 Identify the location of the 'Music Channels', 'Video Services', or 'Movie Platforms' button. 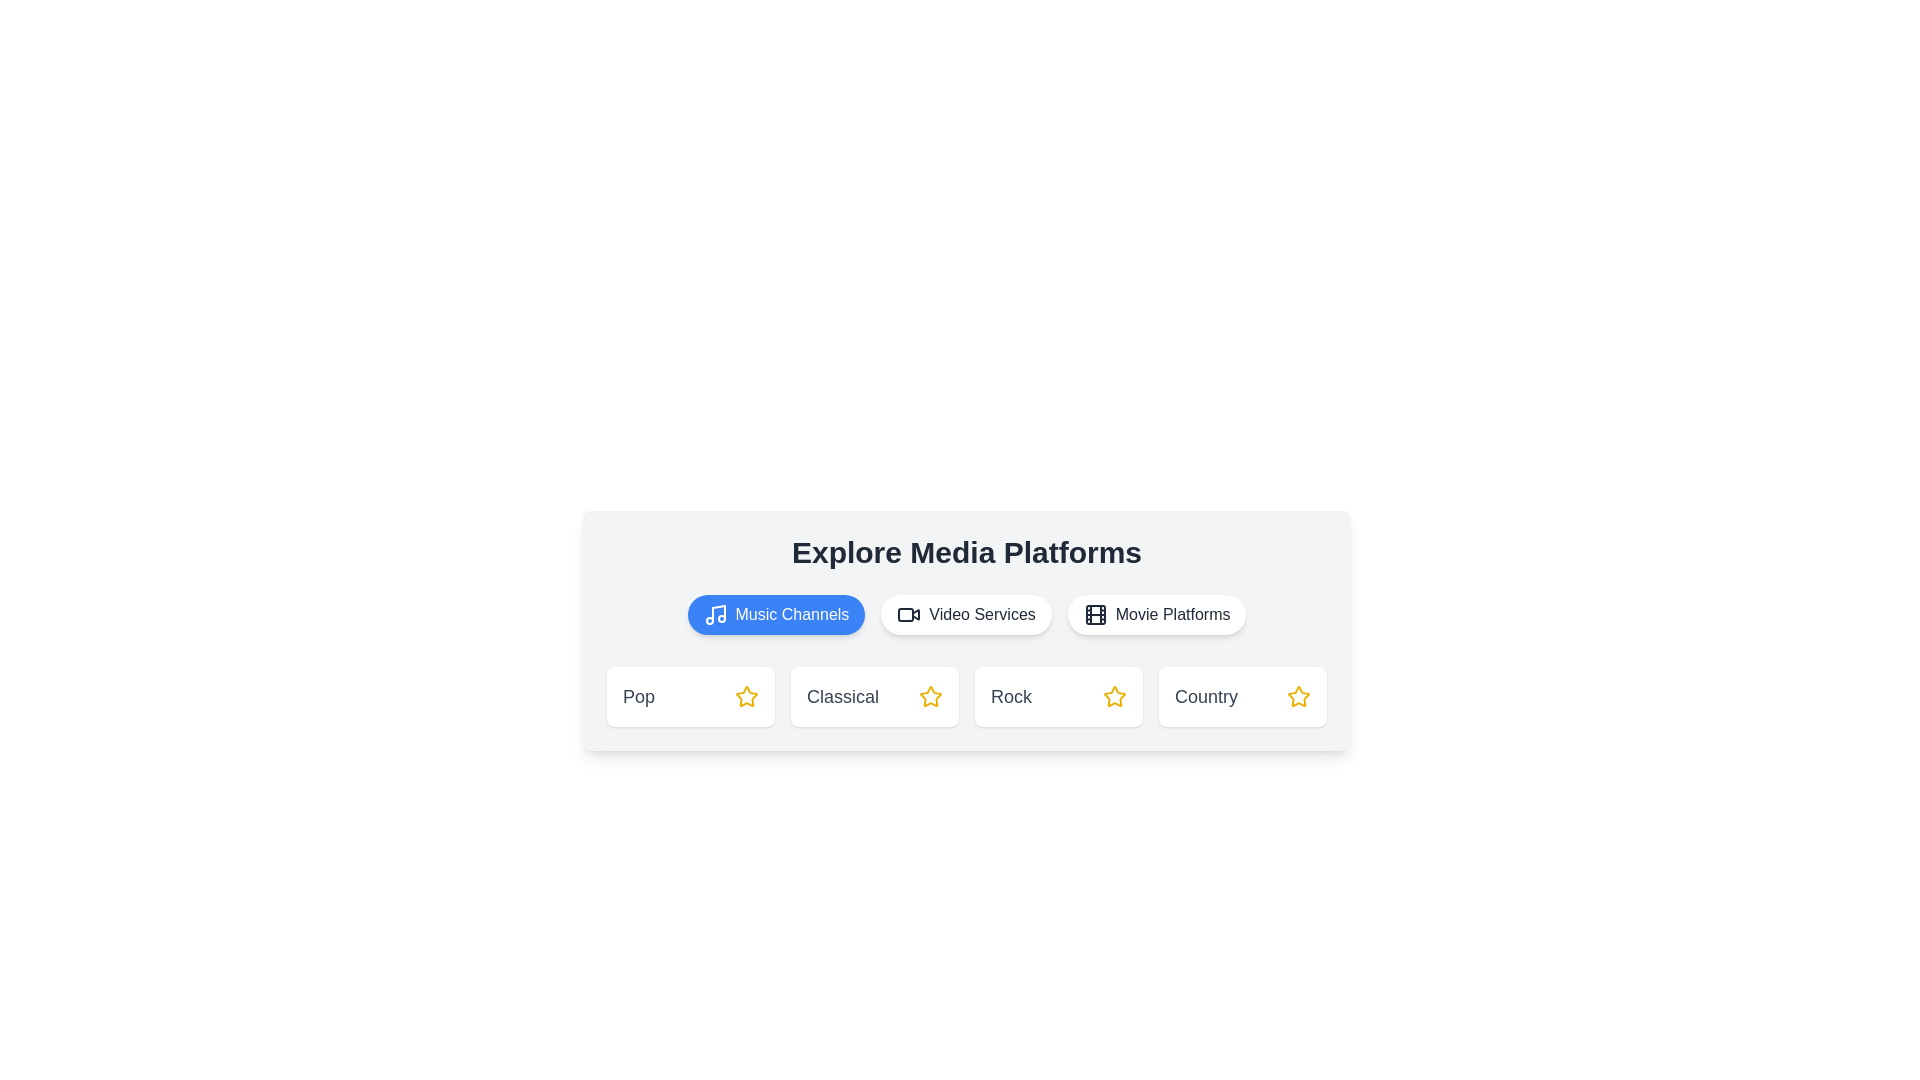
(966, 613).